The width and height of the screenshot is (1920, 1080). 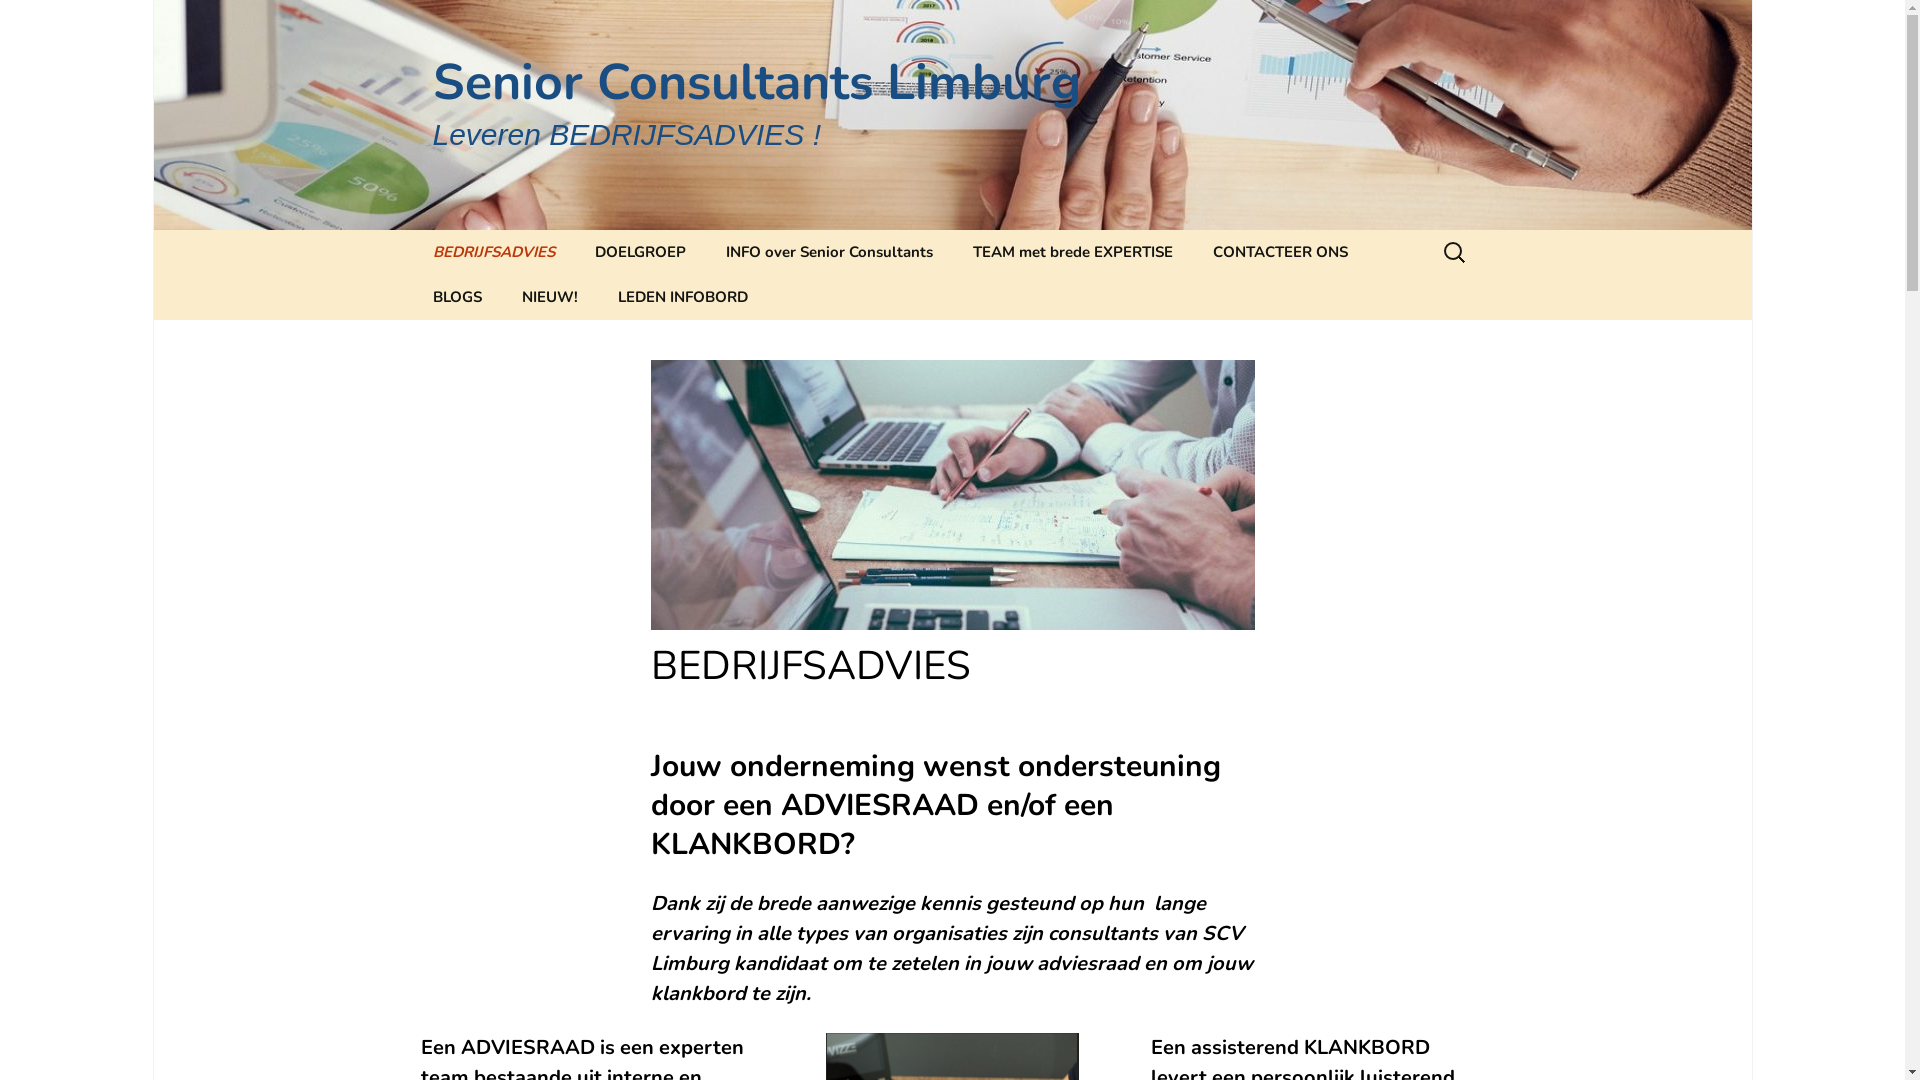 What do you see at coordinates (1278, 251) in the screenshot?
I see `'CONTACTEER ONS'` at bounding box center [1278, 251].